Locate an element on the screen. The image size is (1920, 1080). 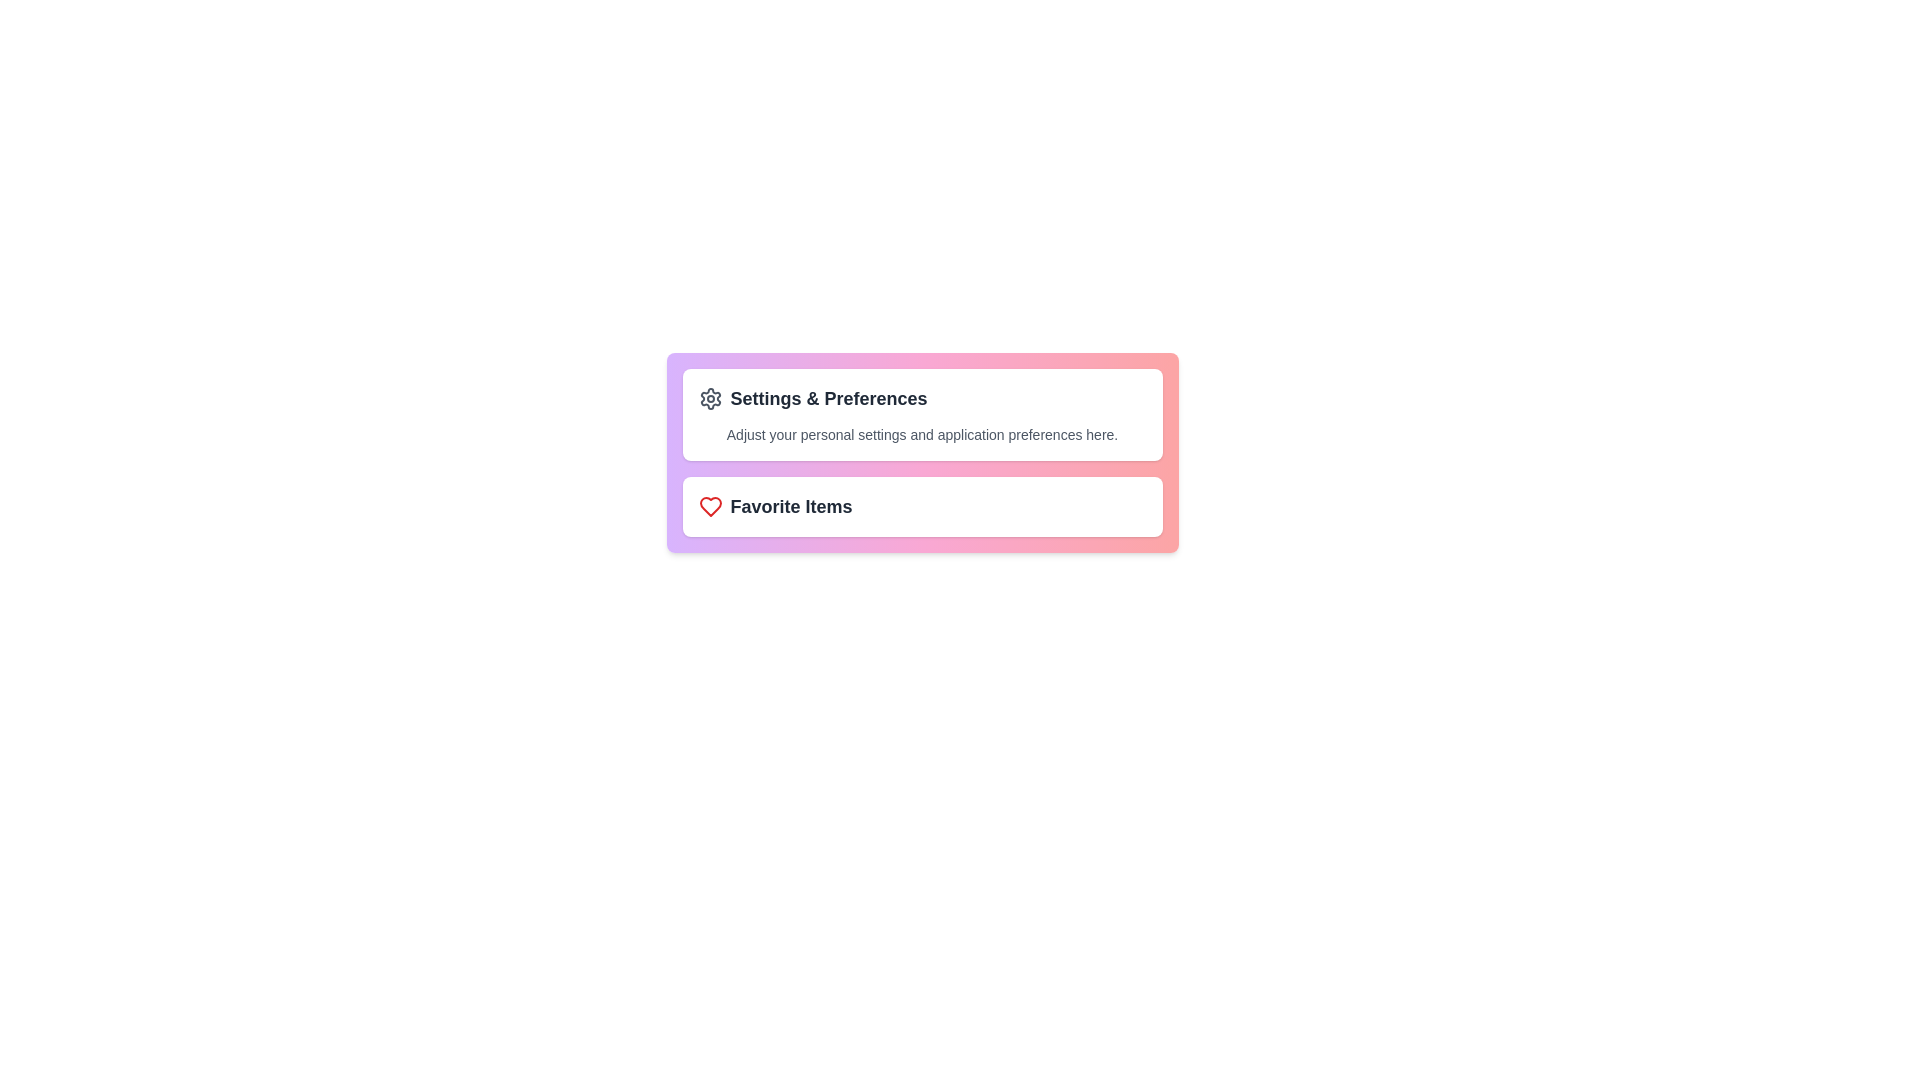
the 'like' or 'favorite' icon located in the 'Favorite Items' section, positioned to the left of the text 'Favorite Items' is located at coordinates (710, 505).